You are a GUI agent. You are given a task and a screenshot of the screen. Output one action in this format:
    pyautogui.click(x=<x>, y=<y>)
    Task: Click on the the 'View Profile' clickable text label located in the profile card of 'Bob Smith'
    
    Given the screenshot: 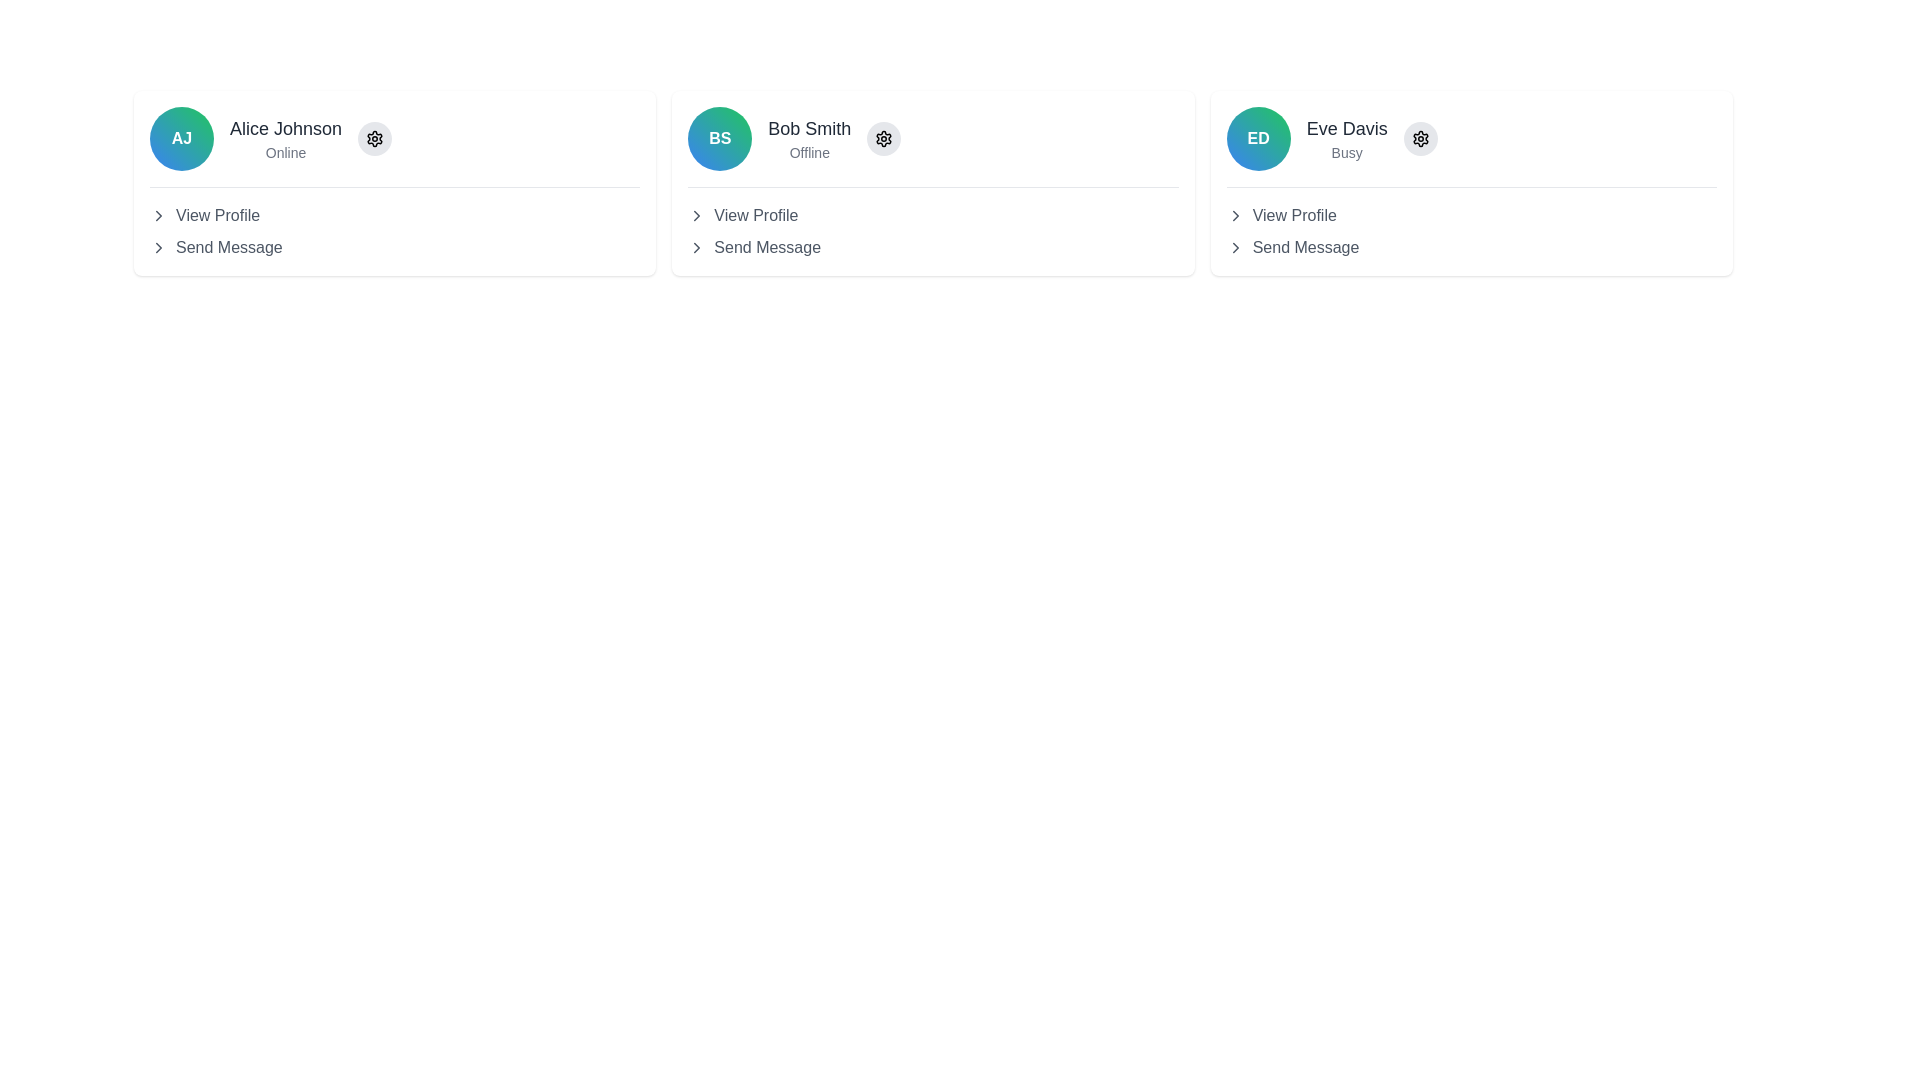 What is the action you would take?
    pyautogui.click(x=755, y=216)
    